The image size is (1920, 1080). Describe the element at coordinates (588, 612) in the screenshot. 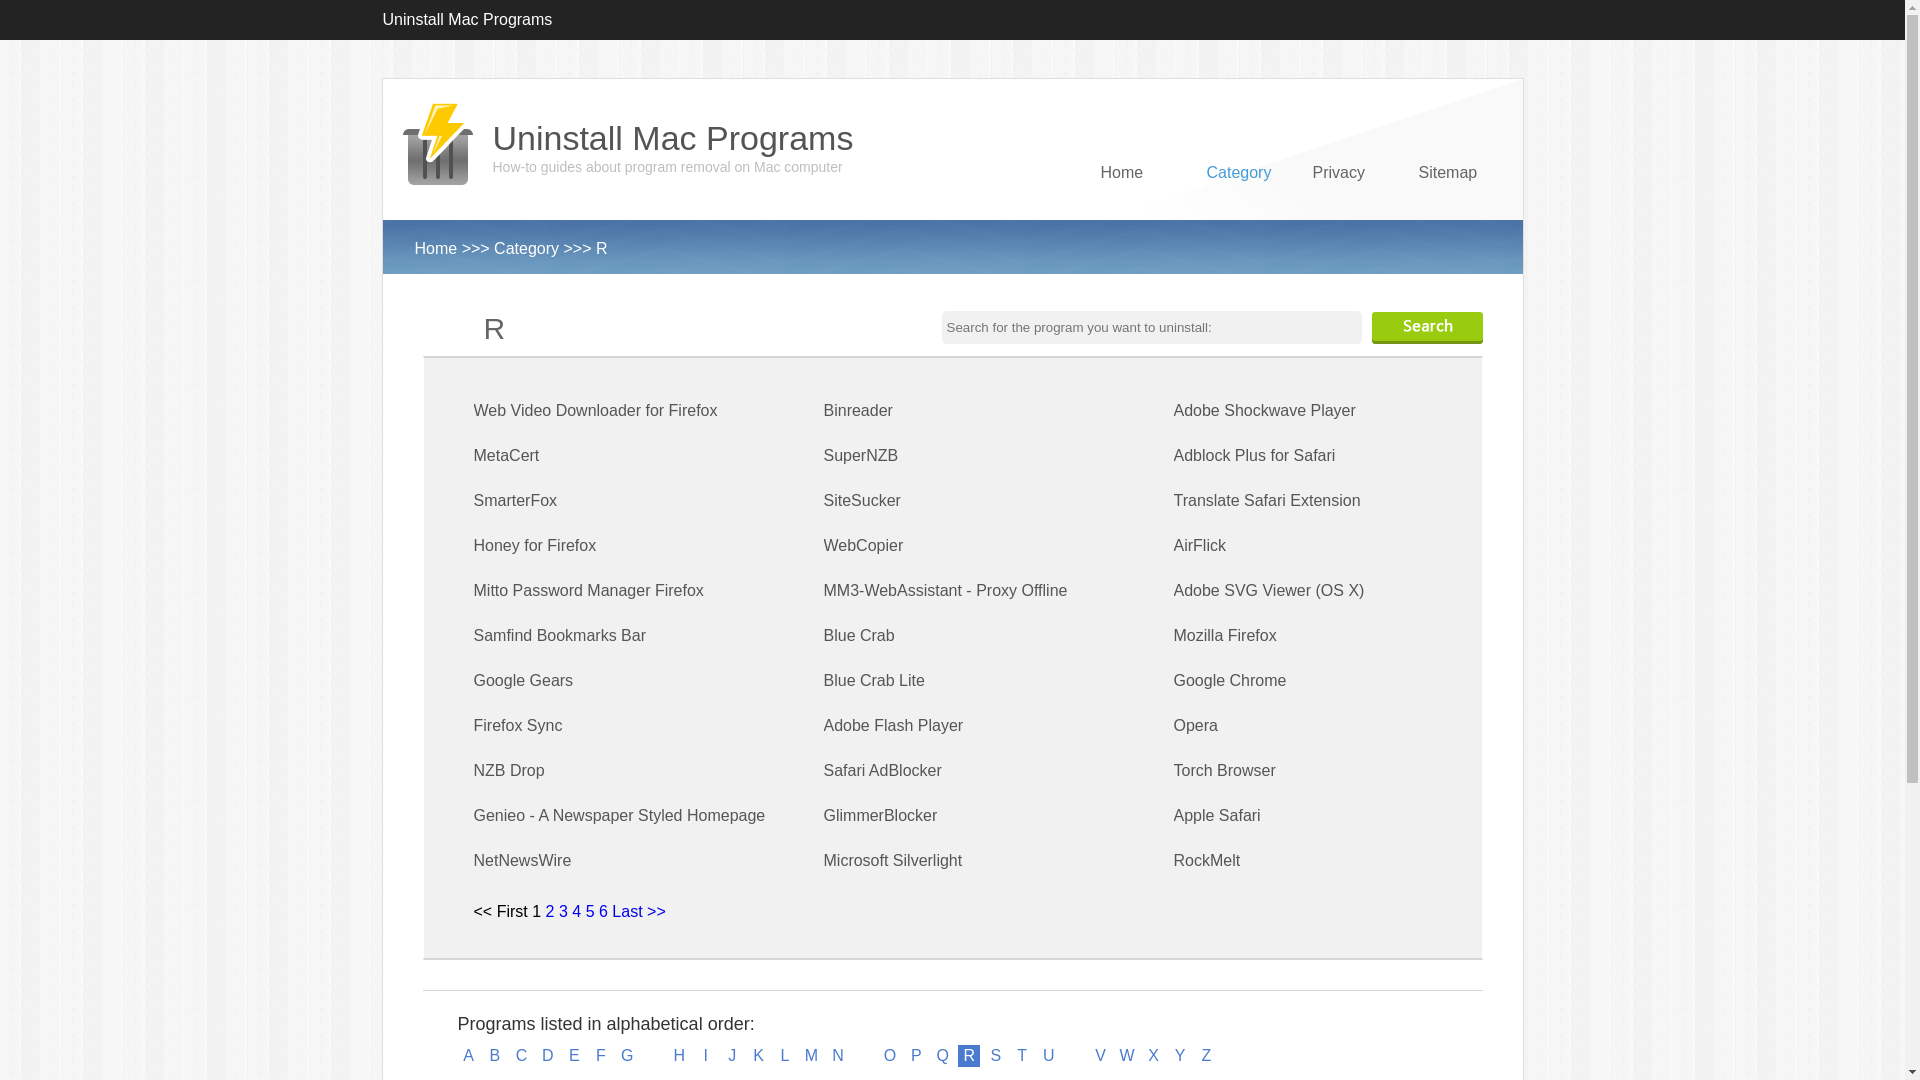

I see `'Mitto Password Manager Firefox Extension'` at that location.